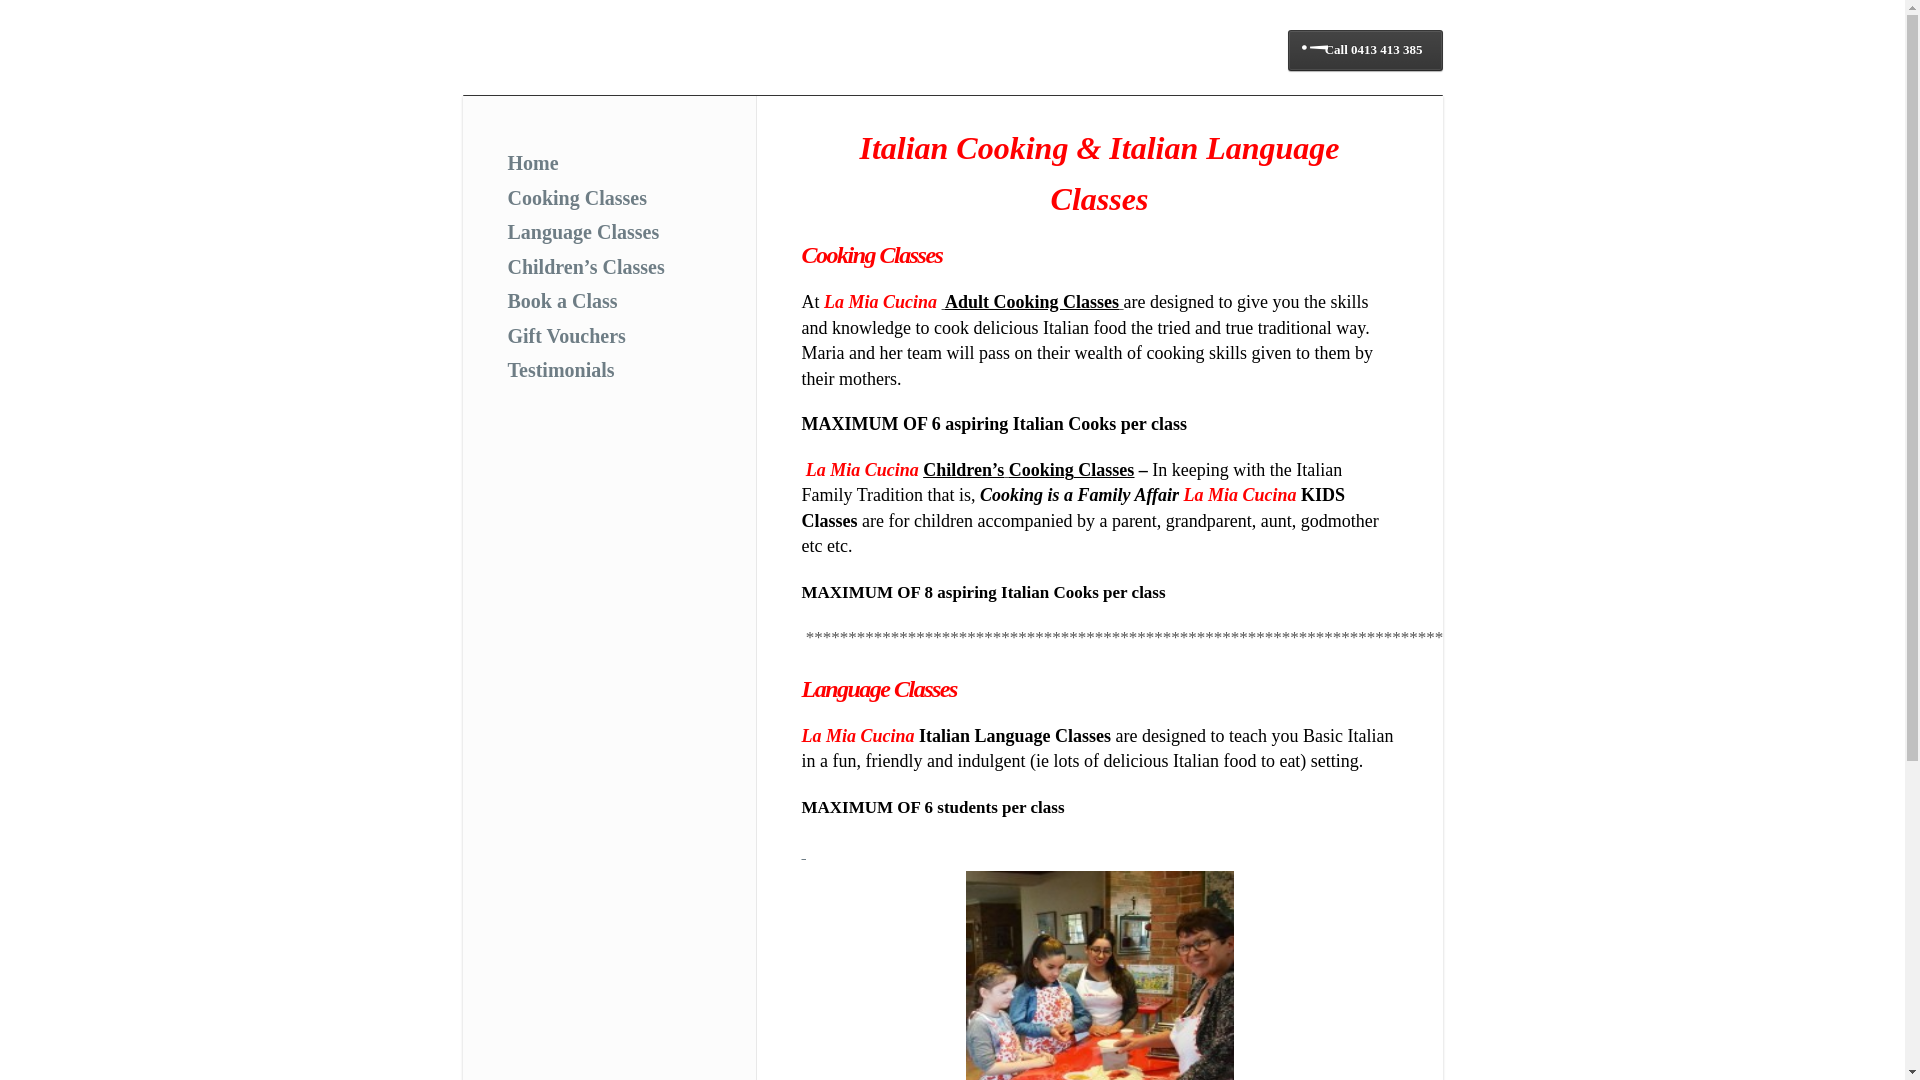 This screenshot has width=1920, height=1080. Describe the element at coordinates (576, 196) in the screenshot. I see `'Cooking Classes'` at that location.